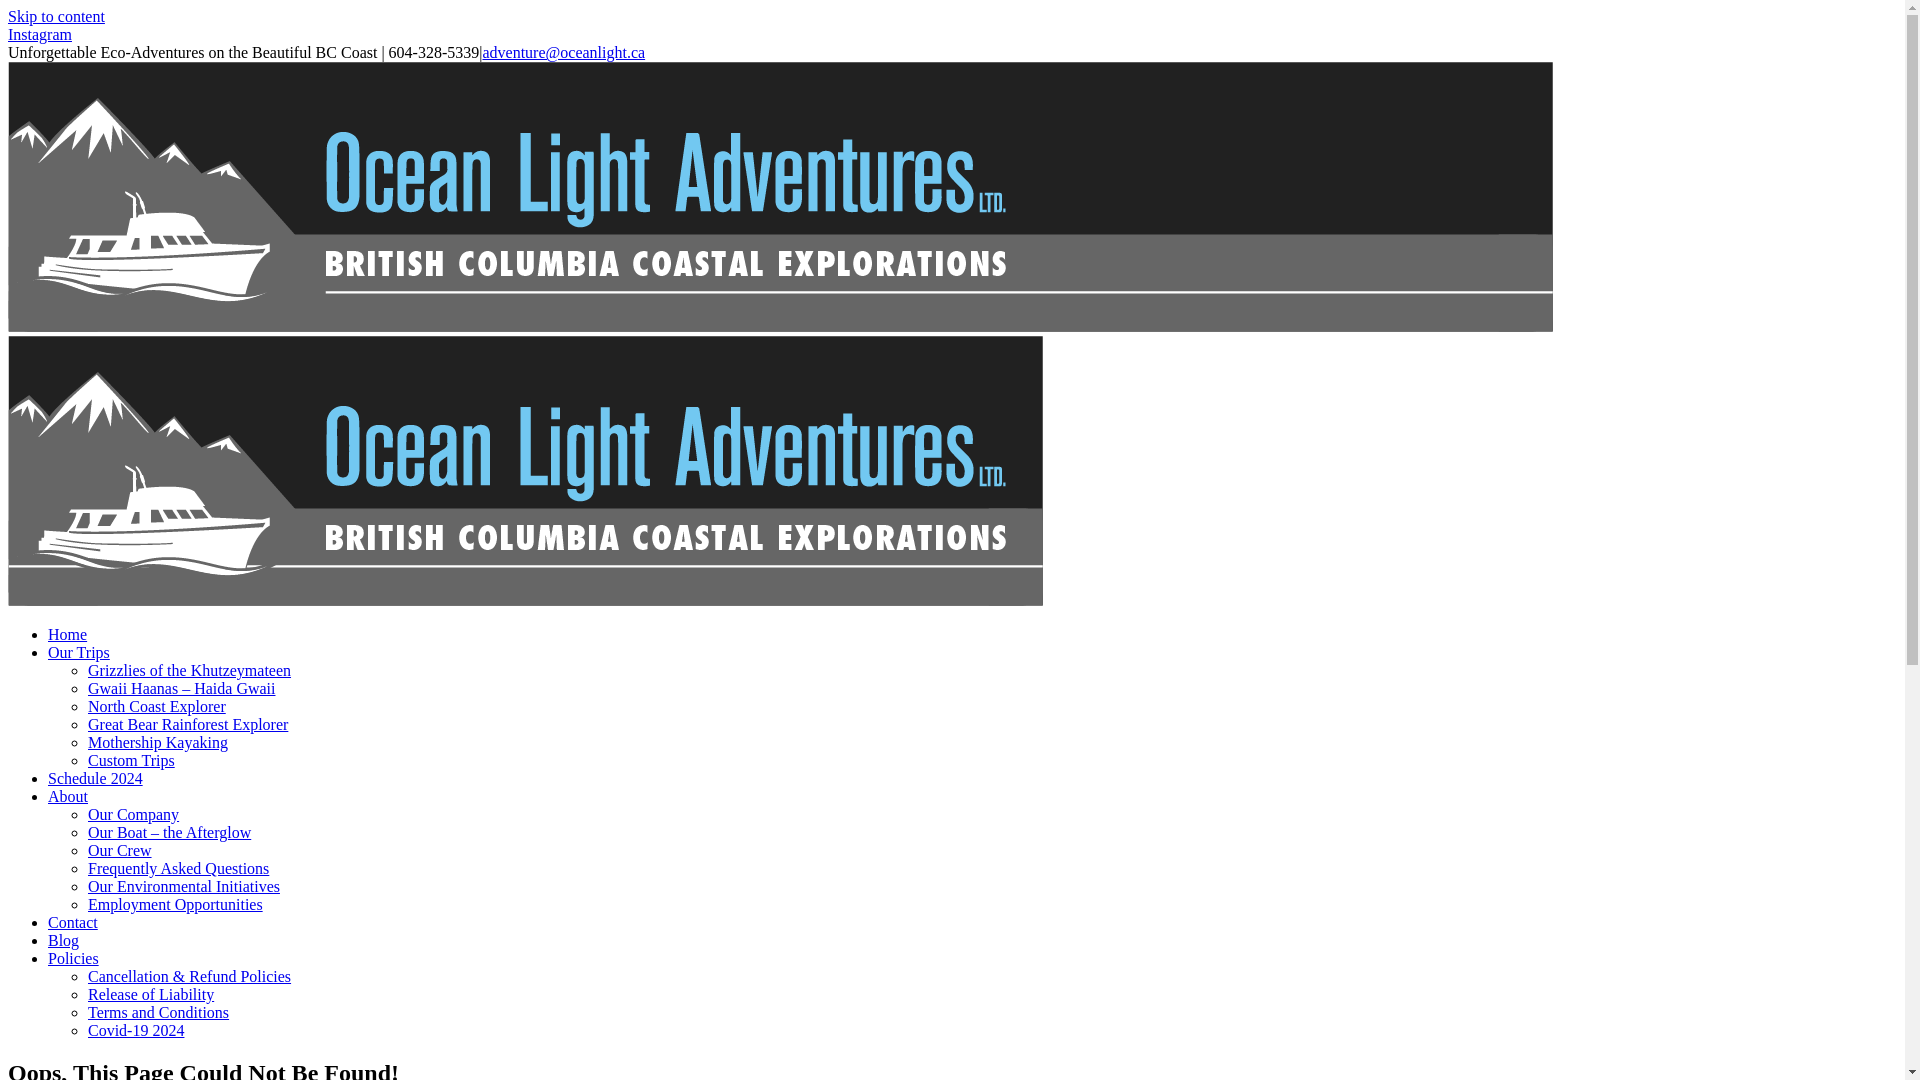  I want to click on 'Schedule 2024', so click(94, 777).